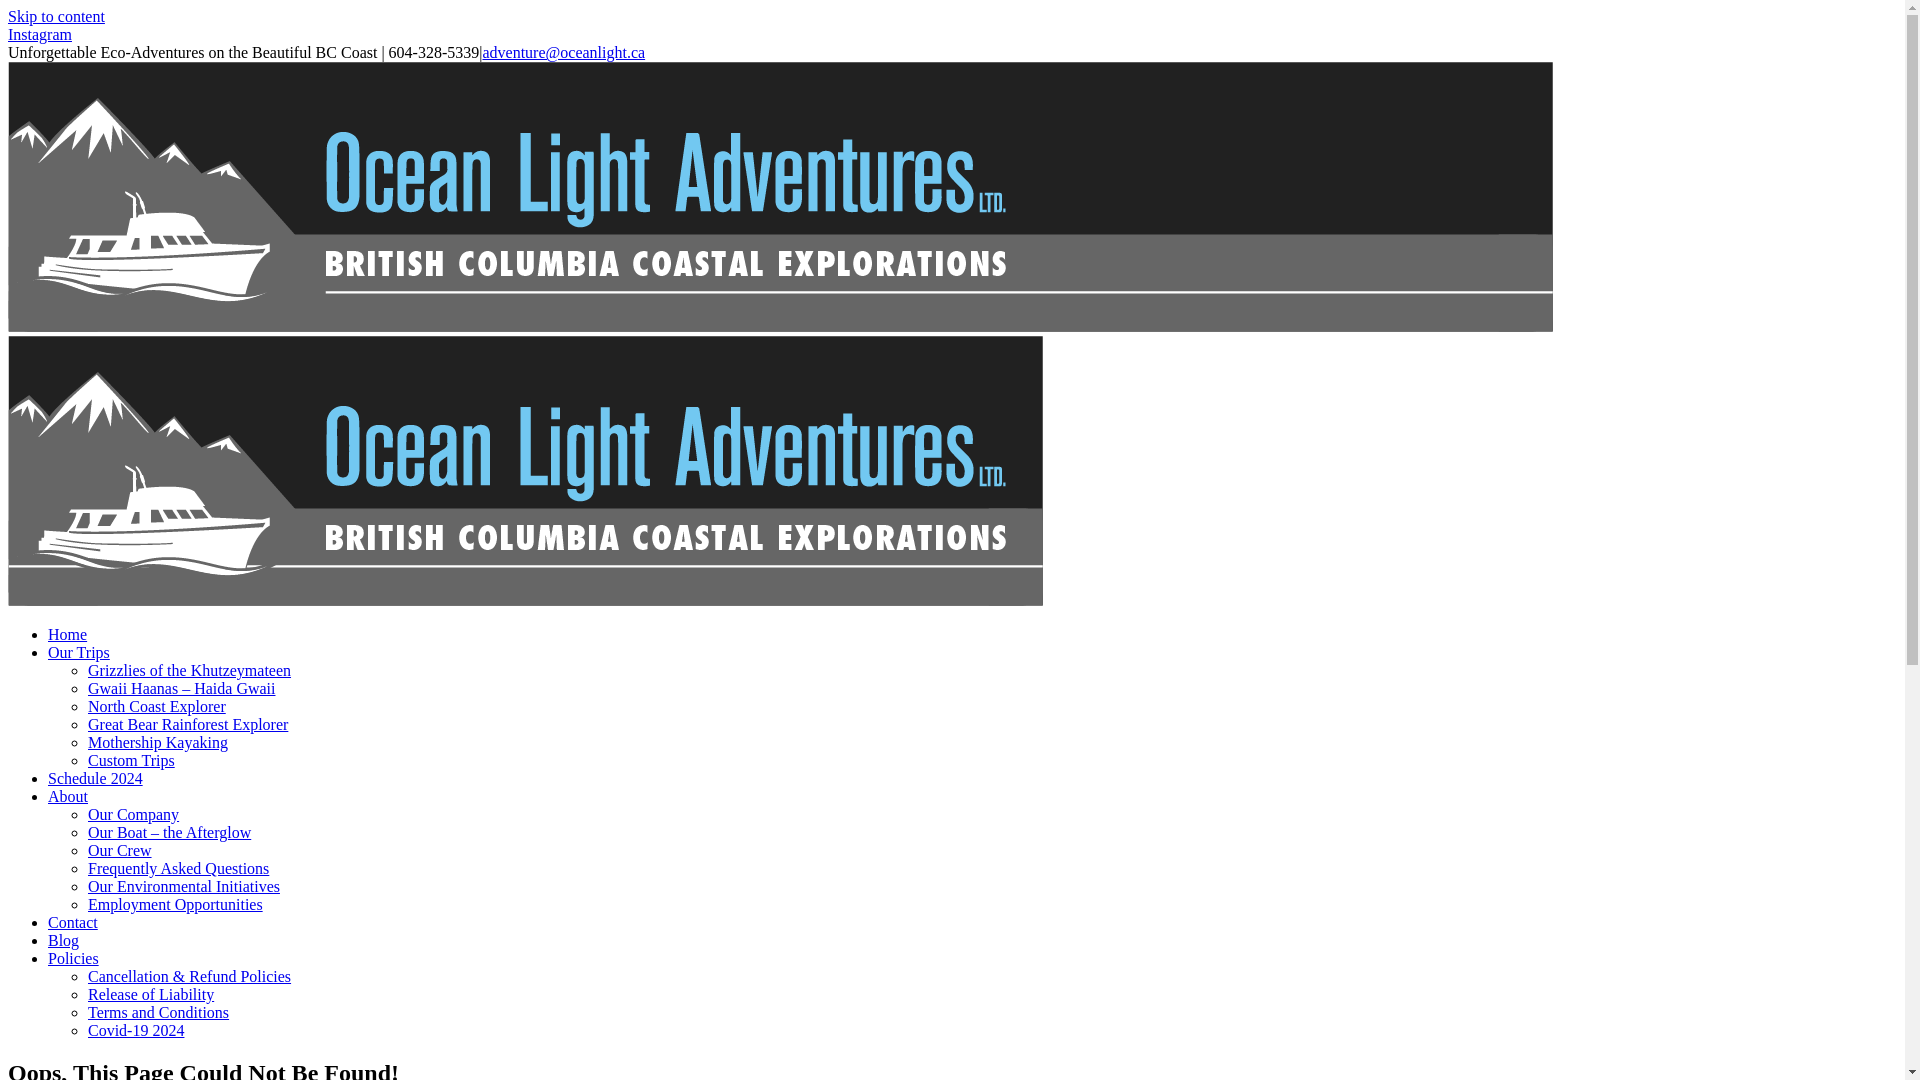  I want to click on 'Schedule 2024', so click(94, 777).